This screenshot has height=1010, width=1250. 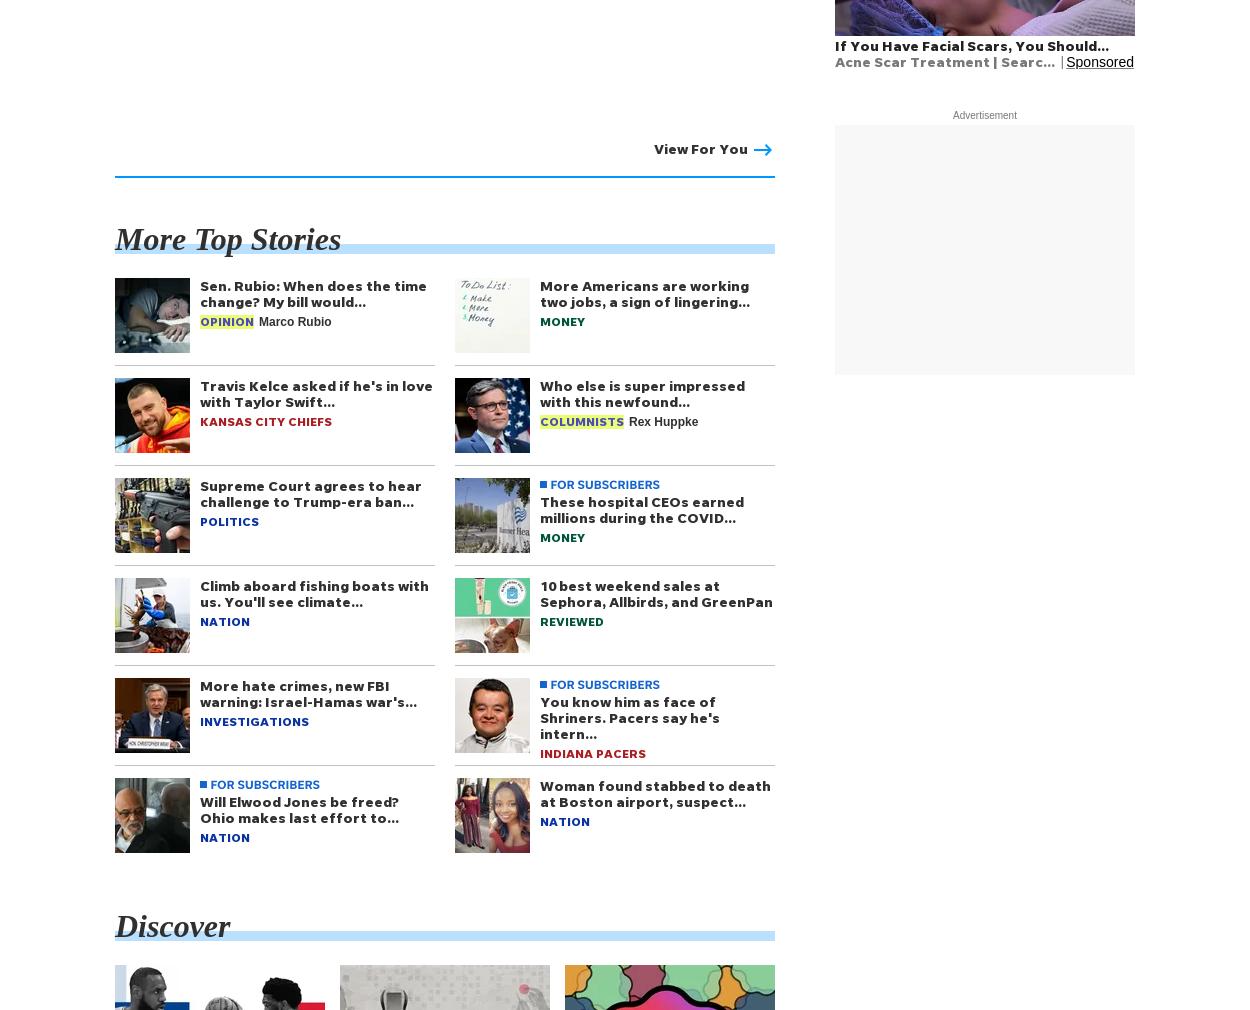 What do you see at coordinates (630, 716) in the screenshot?
I see `'You know him as face of Shriners. Pacers say he's intern…'` at bounding box center [630, 716].